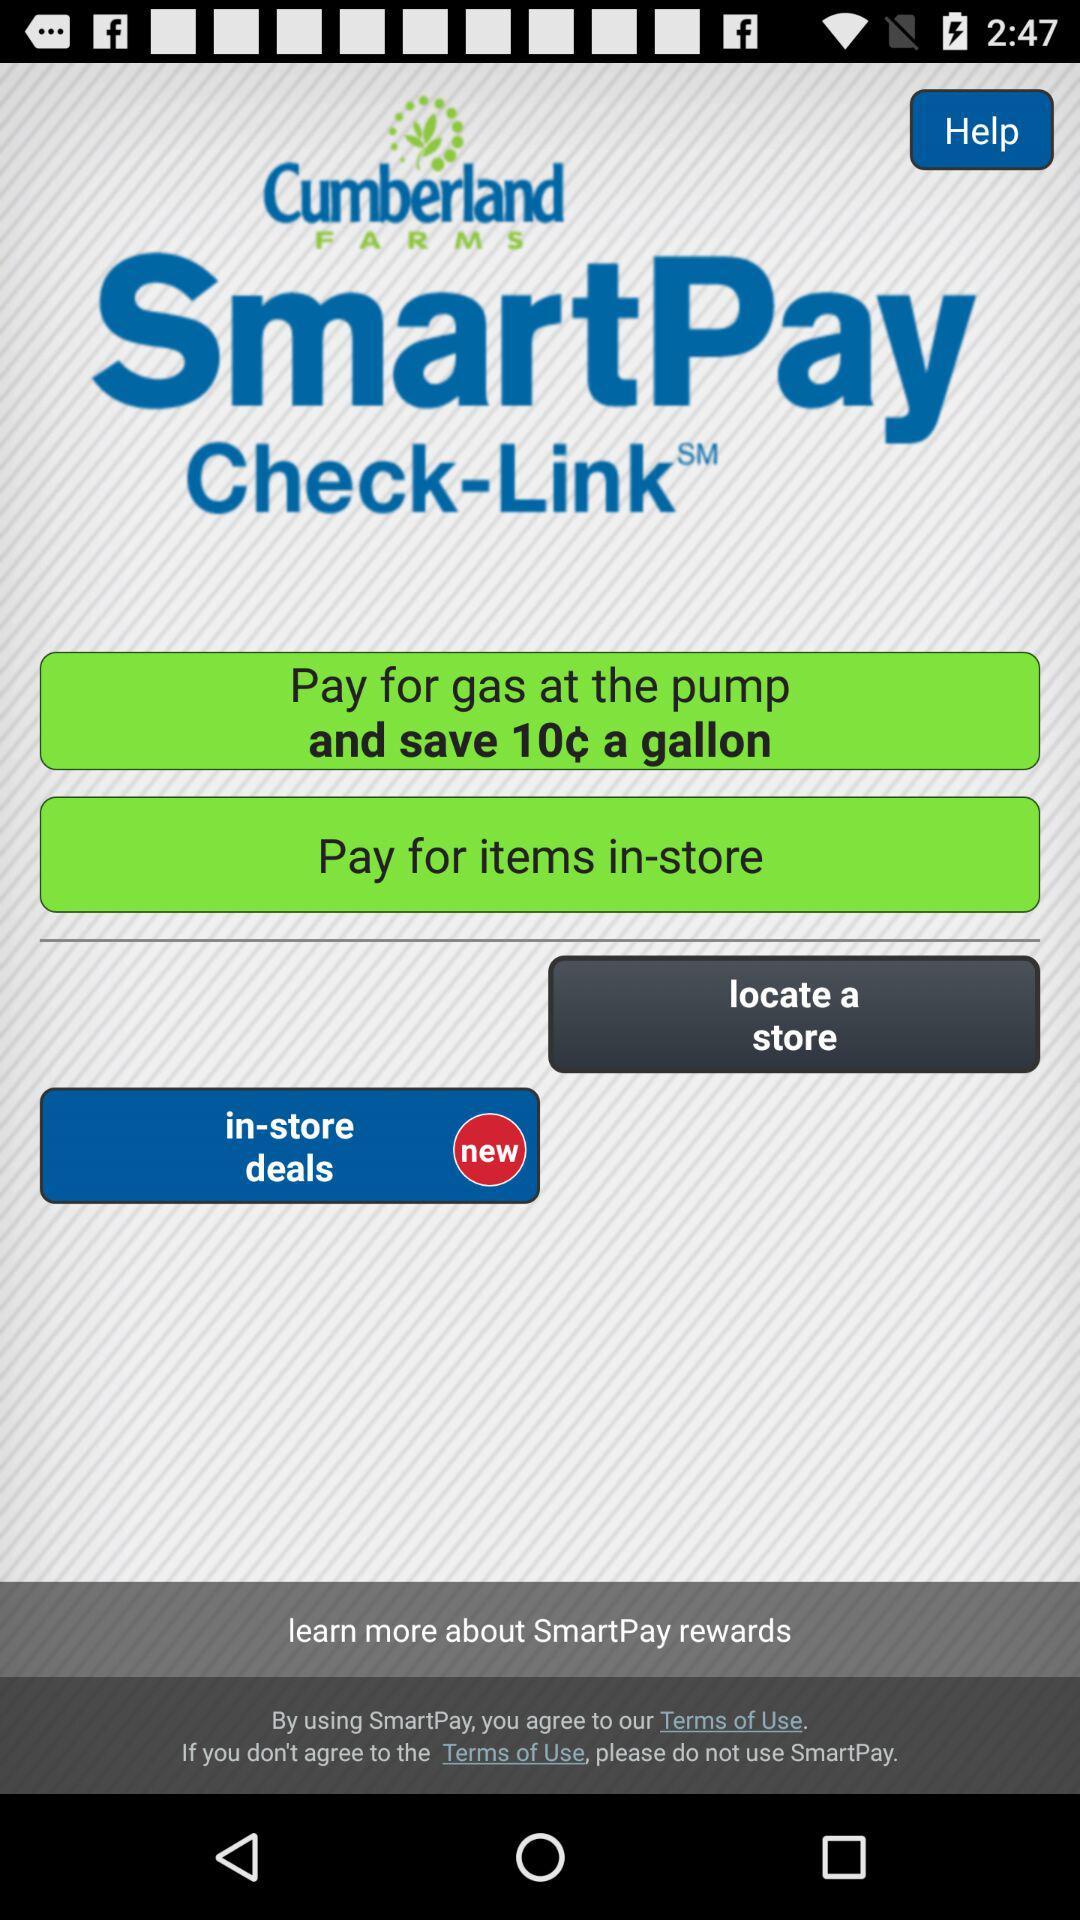  I want to click on button above the in-store, so click(793, 1014).